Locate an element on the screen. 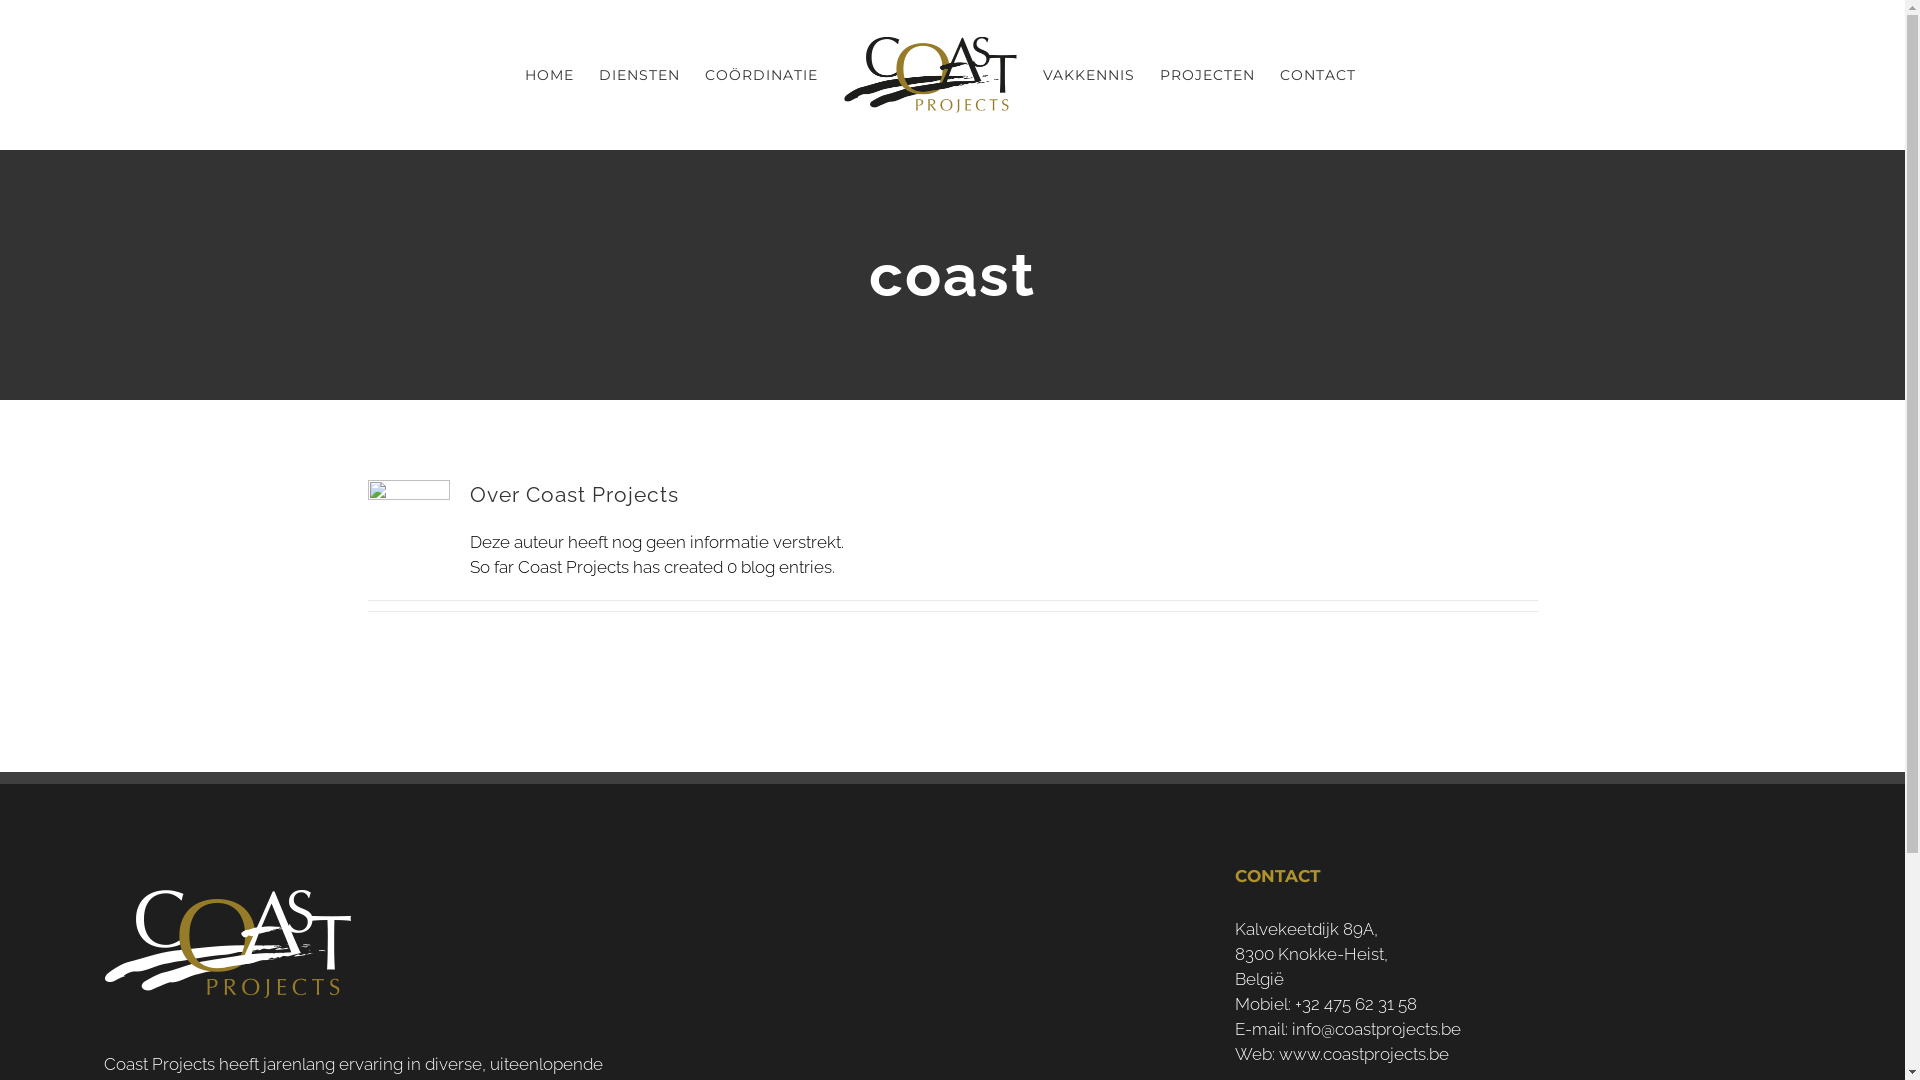 This screenshot has height=1080, width=1920. 'www.coastprojects.be' is located at coordinates (1362, 1052).